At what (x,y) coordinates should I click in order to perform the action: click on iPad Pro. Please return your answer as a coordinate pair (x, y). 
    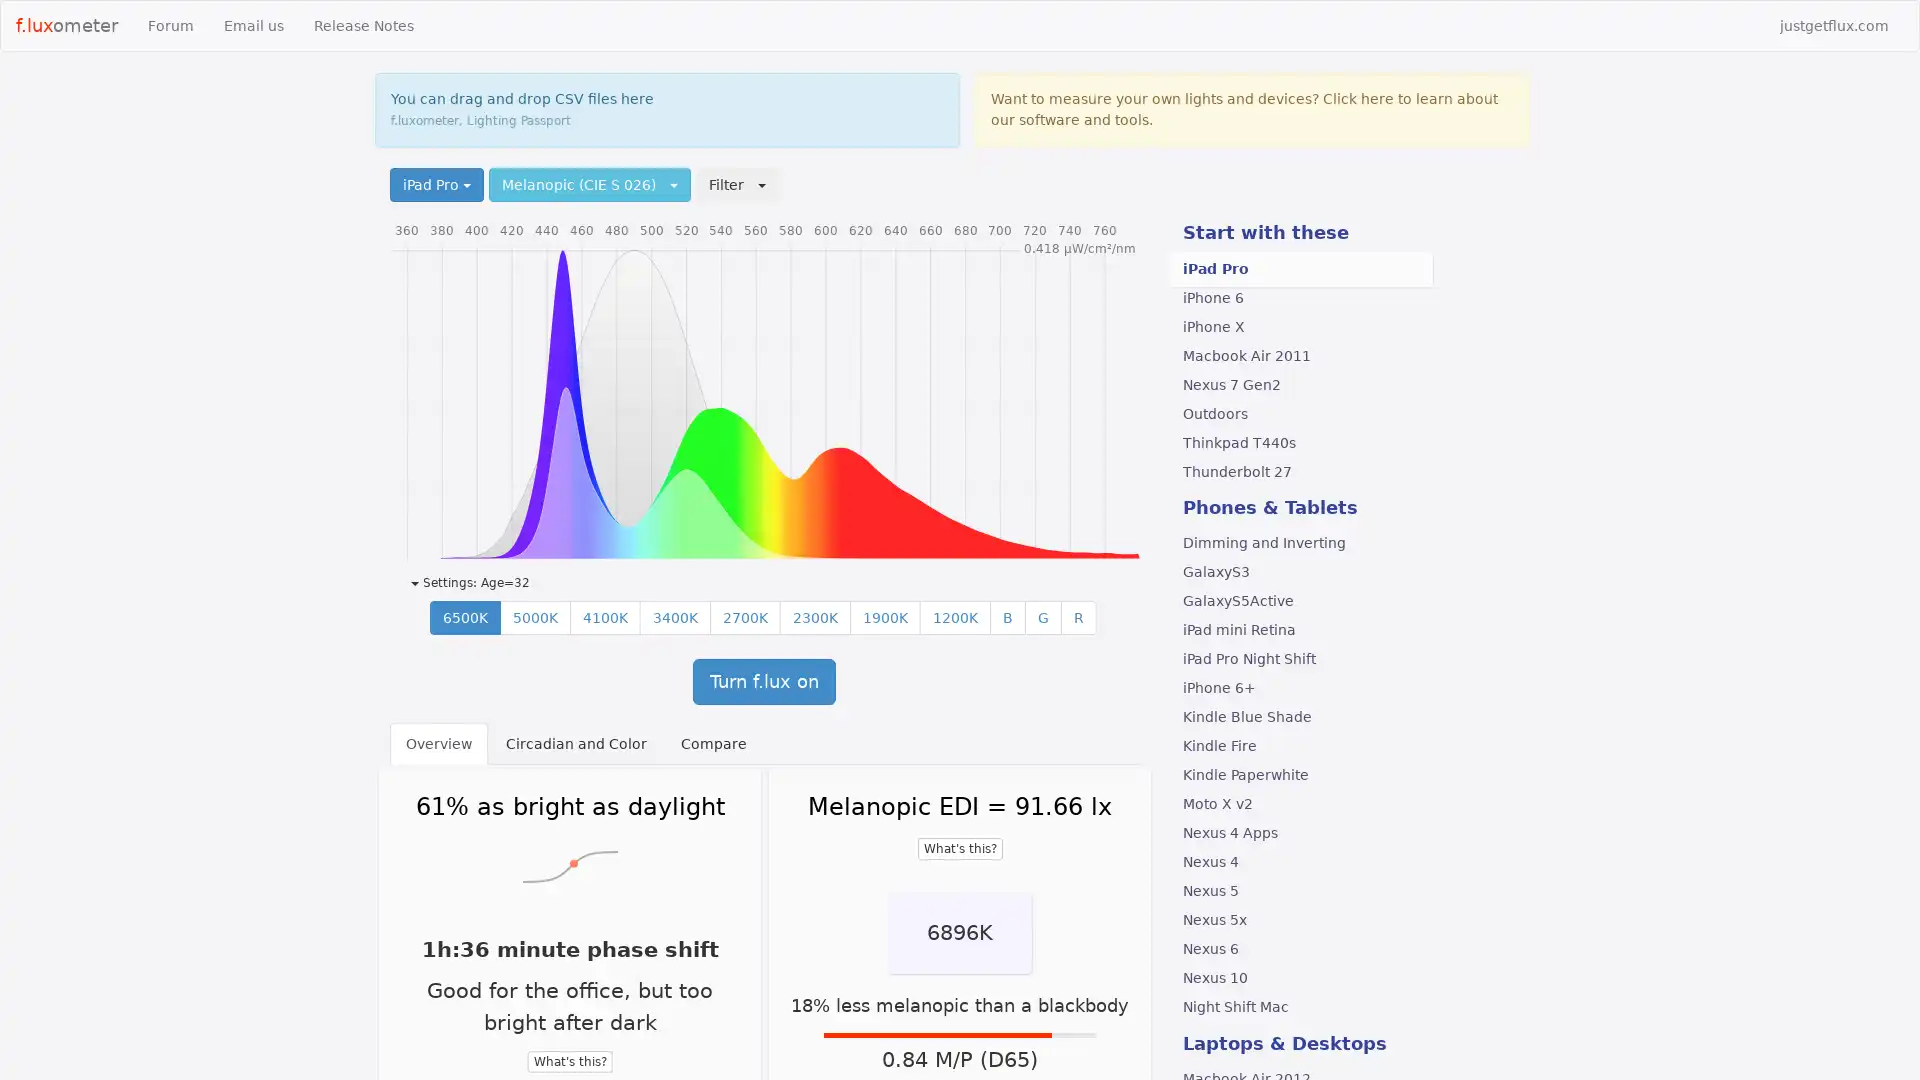
    Looking at the image, I should click on (435, 185).